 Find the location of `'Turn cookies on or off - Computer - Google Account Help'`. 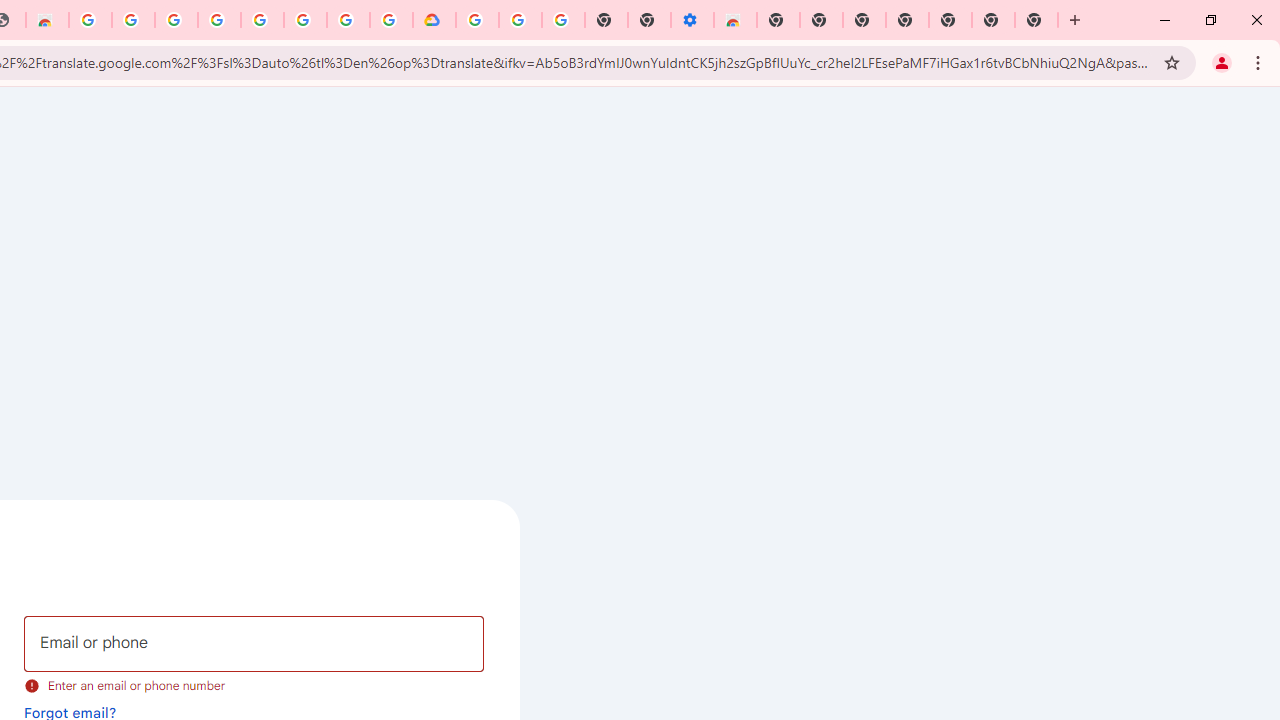

'Turn cookies on or off - Computer - Google Account Help' is located at coordinates (562, 20).